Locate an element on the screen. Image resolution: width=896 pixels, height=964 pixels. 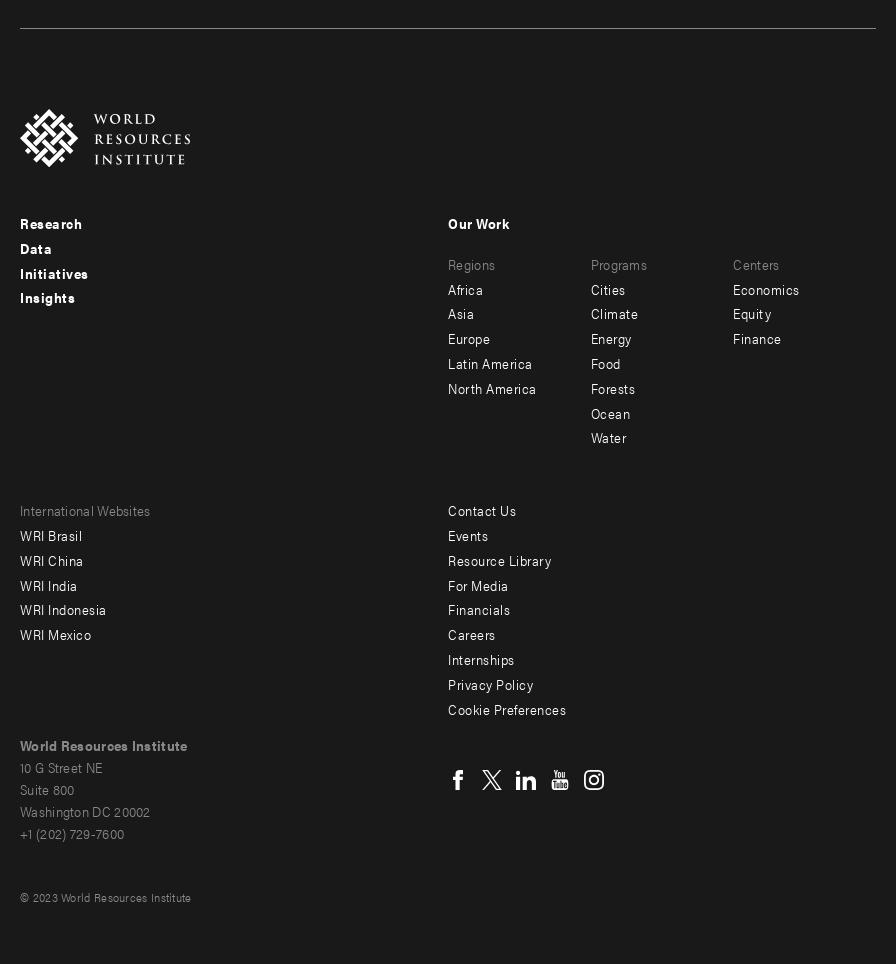
'World Resources Institute' is located at coordinates (103, 743).